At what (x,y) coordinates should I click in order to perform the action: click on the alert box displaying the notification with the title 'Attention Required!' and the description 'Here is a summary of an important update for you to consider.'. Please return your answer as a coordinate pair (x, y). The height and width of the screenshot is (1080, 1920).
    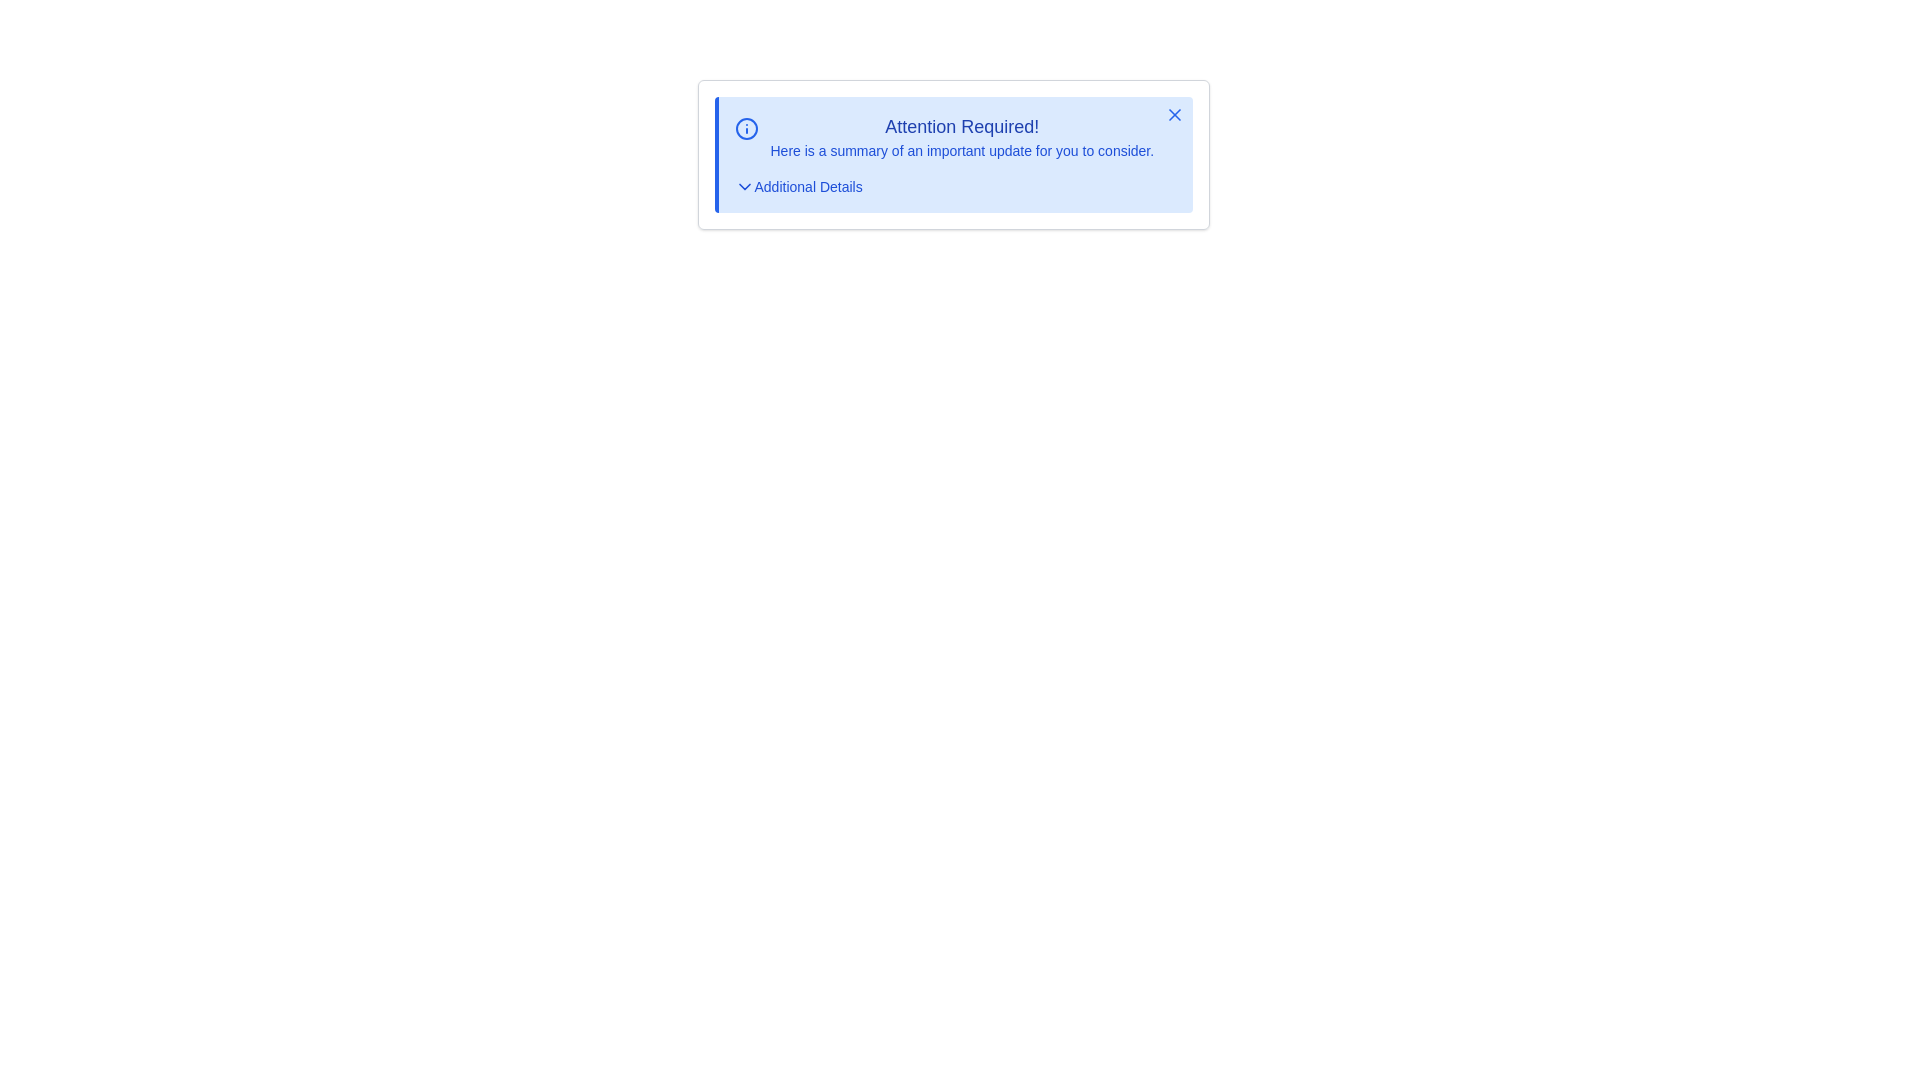
    Looking at the image, I should click on (954, 136).